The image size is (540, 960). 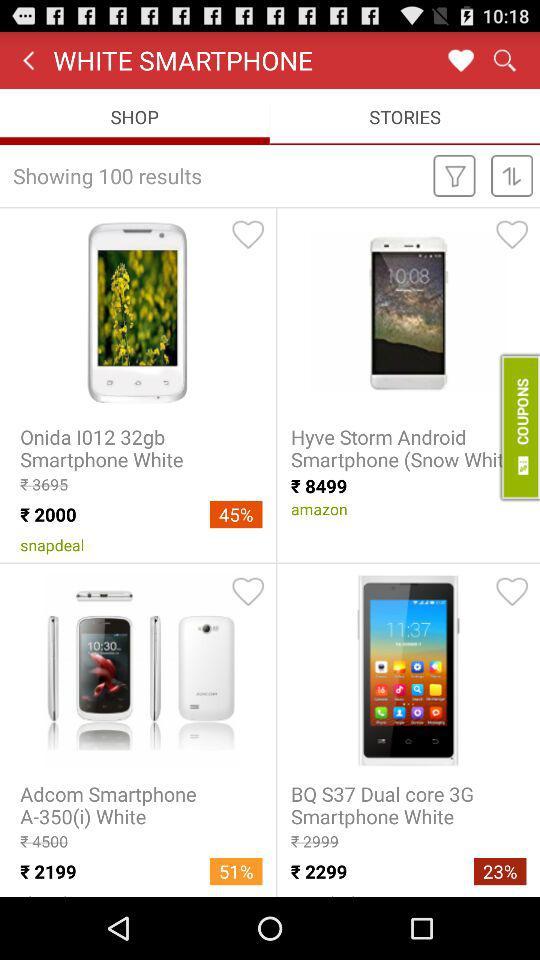 What do you see at coordinates (460, 64) in the screenshot?
I see `the favorite icon` at bounding box center [460, 64].